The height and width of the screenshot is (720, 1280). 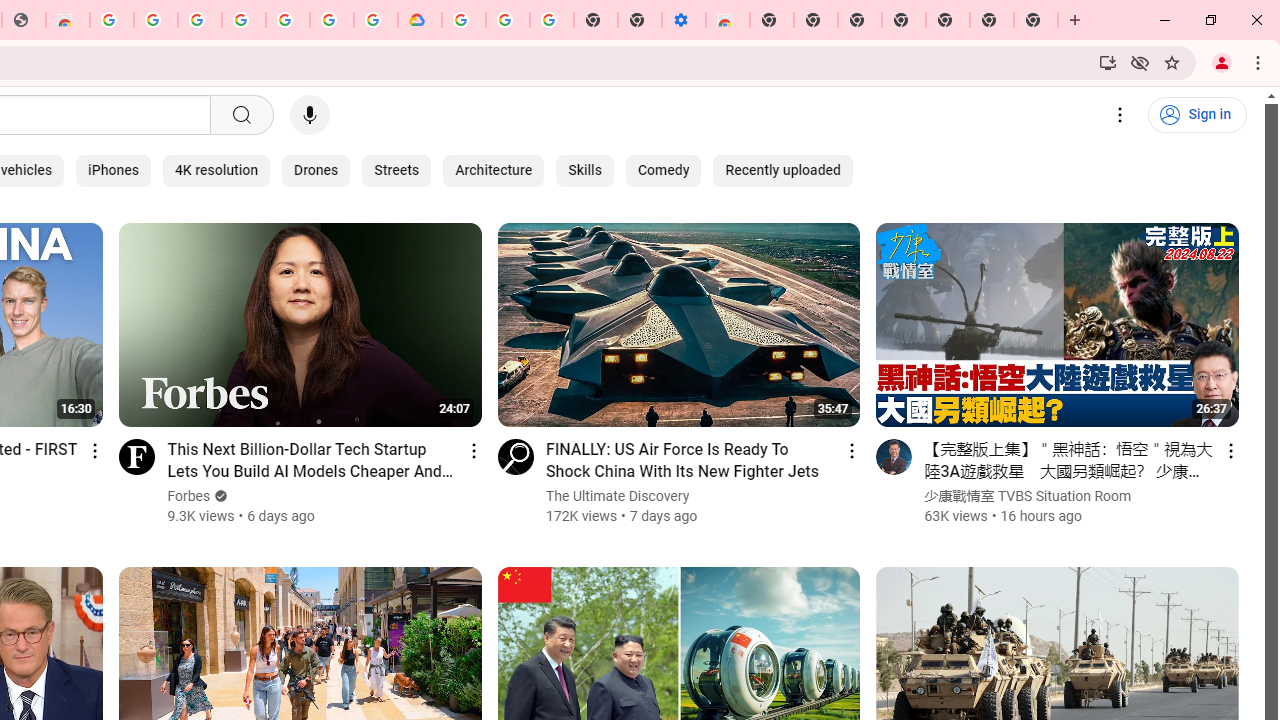 What do you see at coordinates (551, 20) in the screenshot?
I see `'Turn cookies on or off - Computer - Google Account Help'` at bounding box center [551, 20].